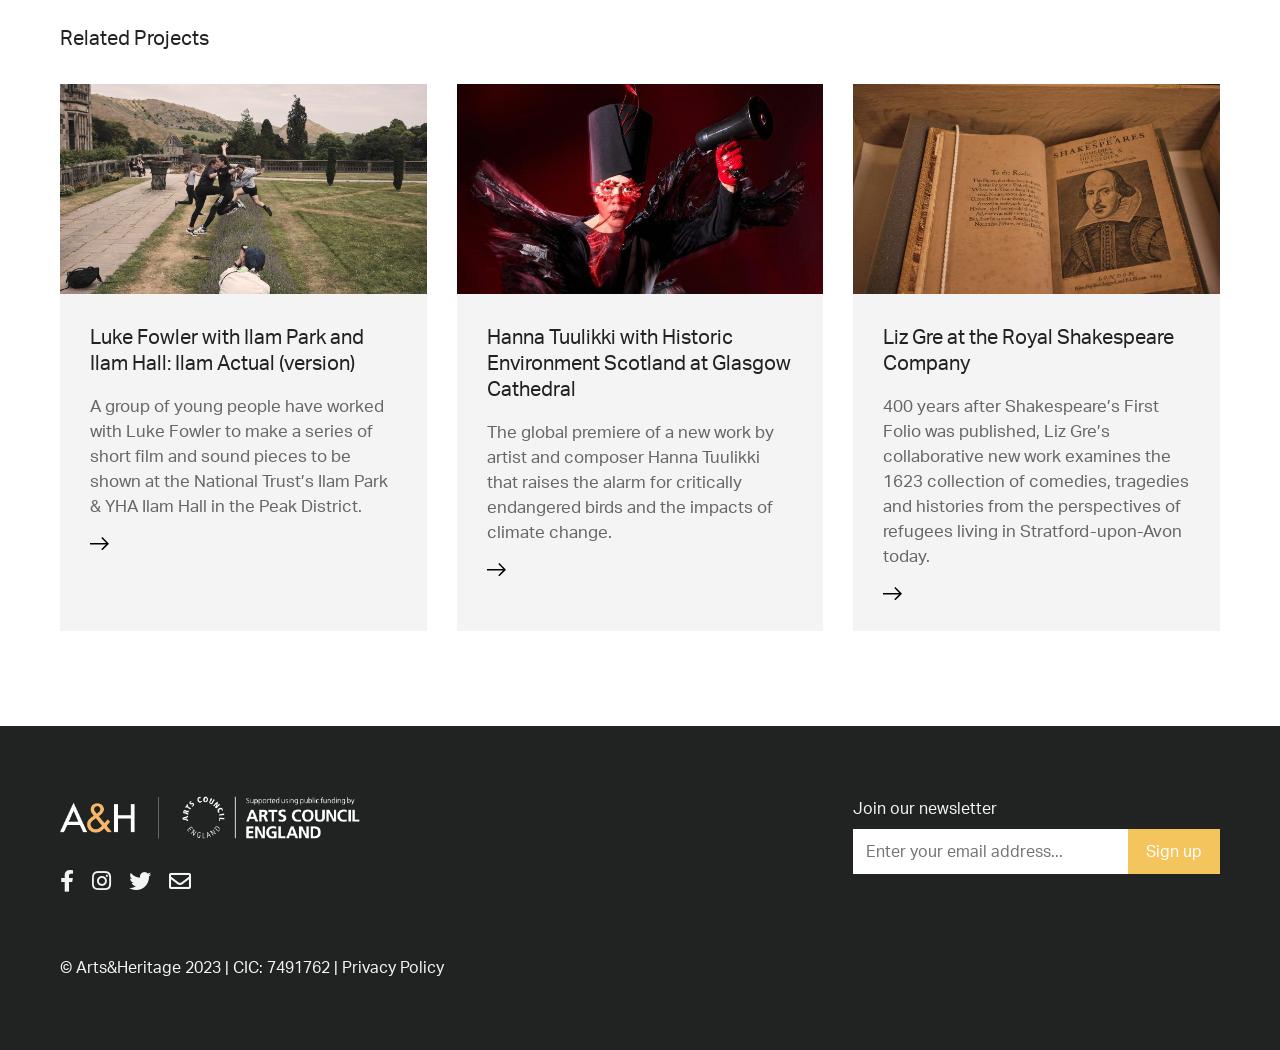 This screenshot has height=1050, width=1280. Describe the element at coordinates (238, 454) in the screenshot. I see `'A group of young people have worked with Luke Fowler to make a series of short film and sound pieces to be shown at the National Trust’s Ilam Park & YHA Ilam Hall in the Peak District.'` at that location.